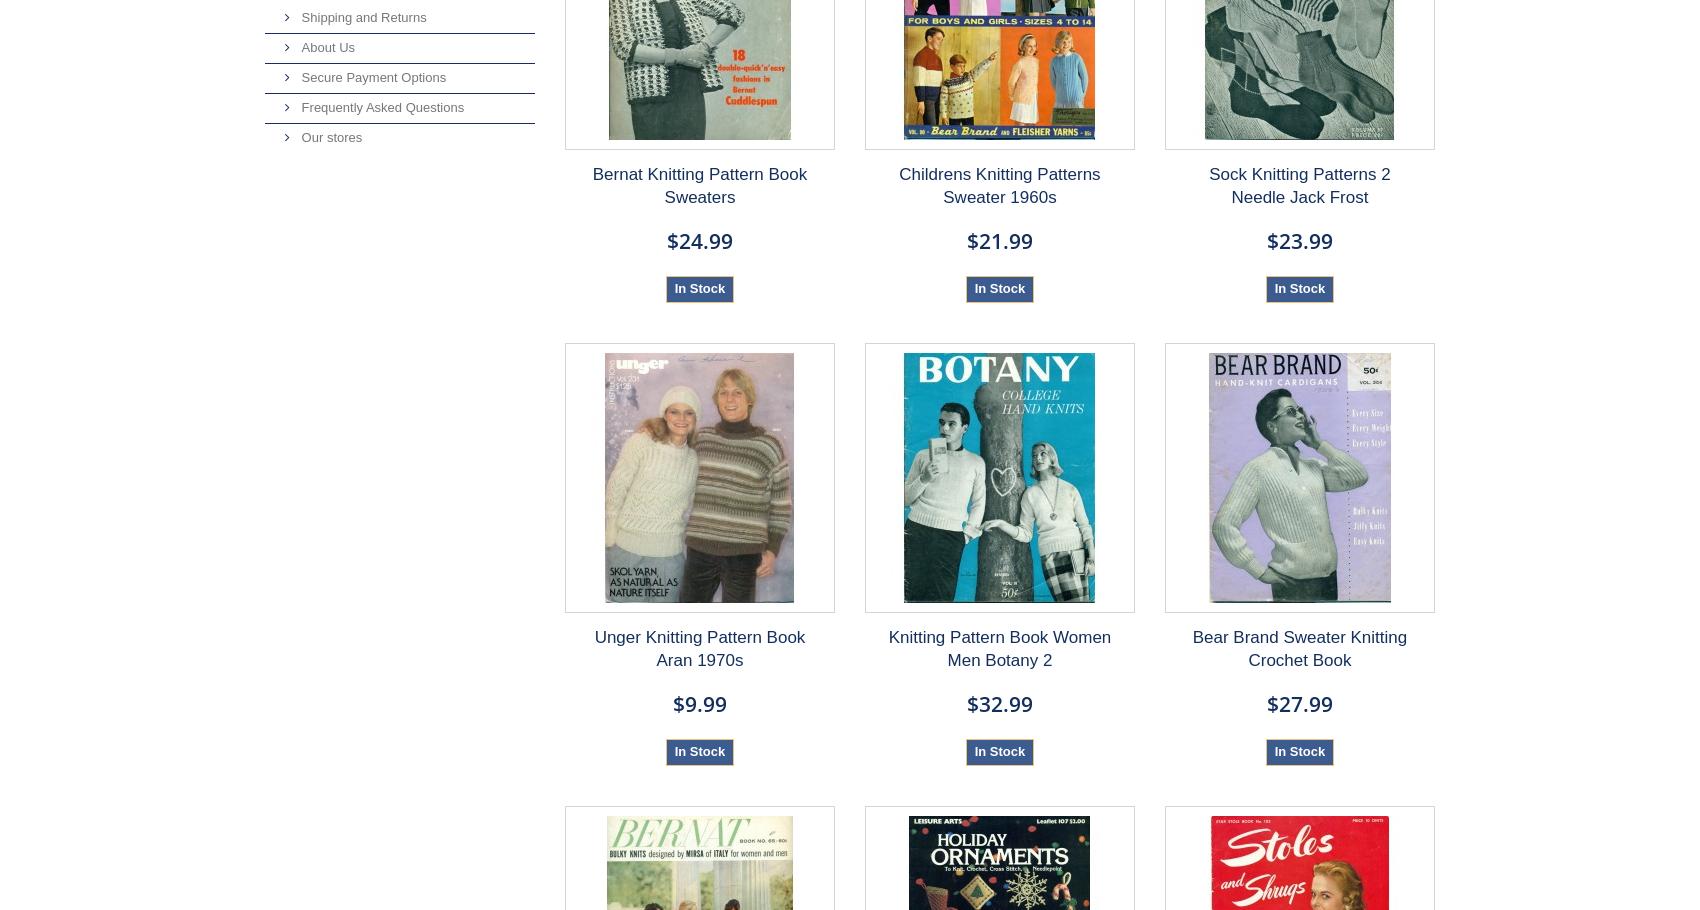 This screenshot has width=1700, height=910. I want to click on '$21.99', so click(964, 239).